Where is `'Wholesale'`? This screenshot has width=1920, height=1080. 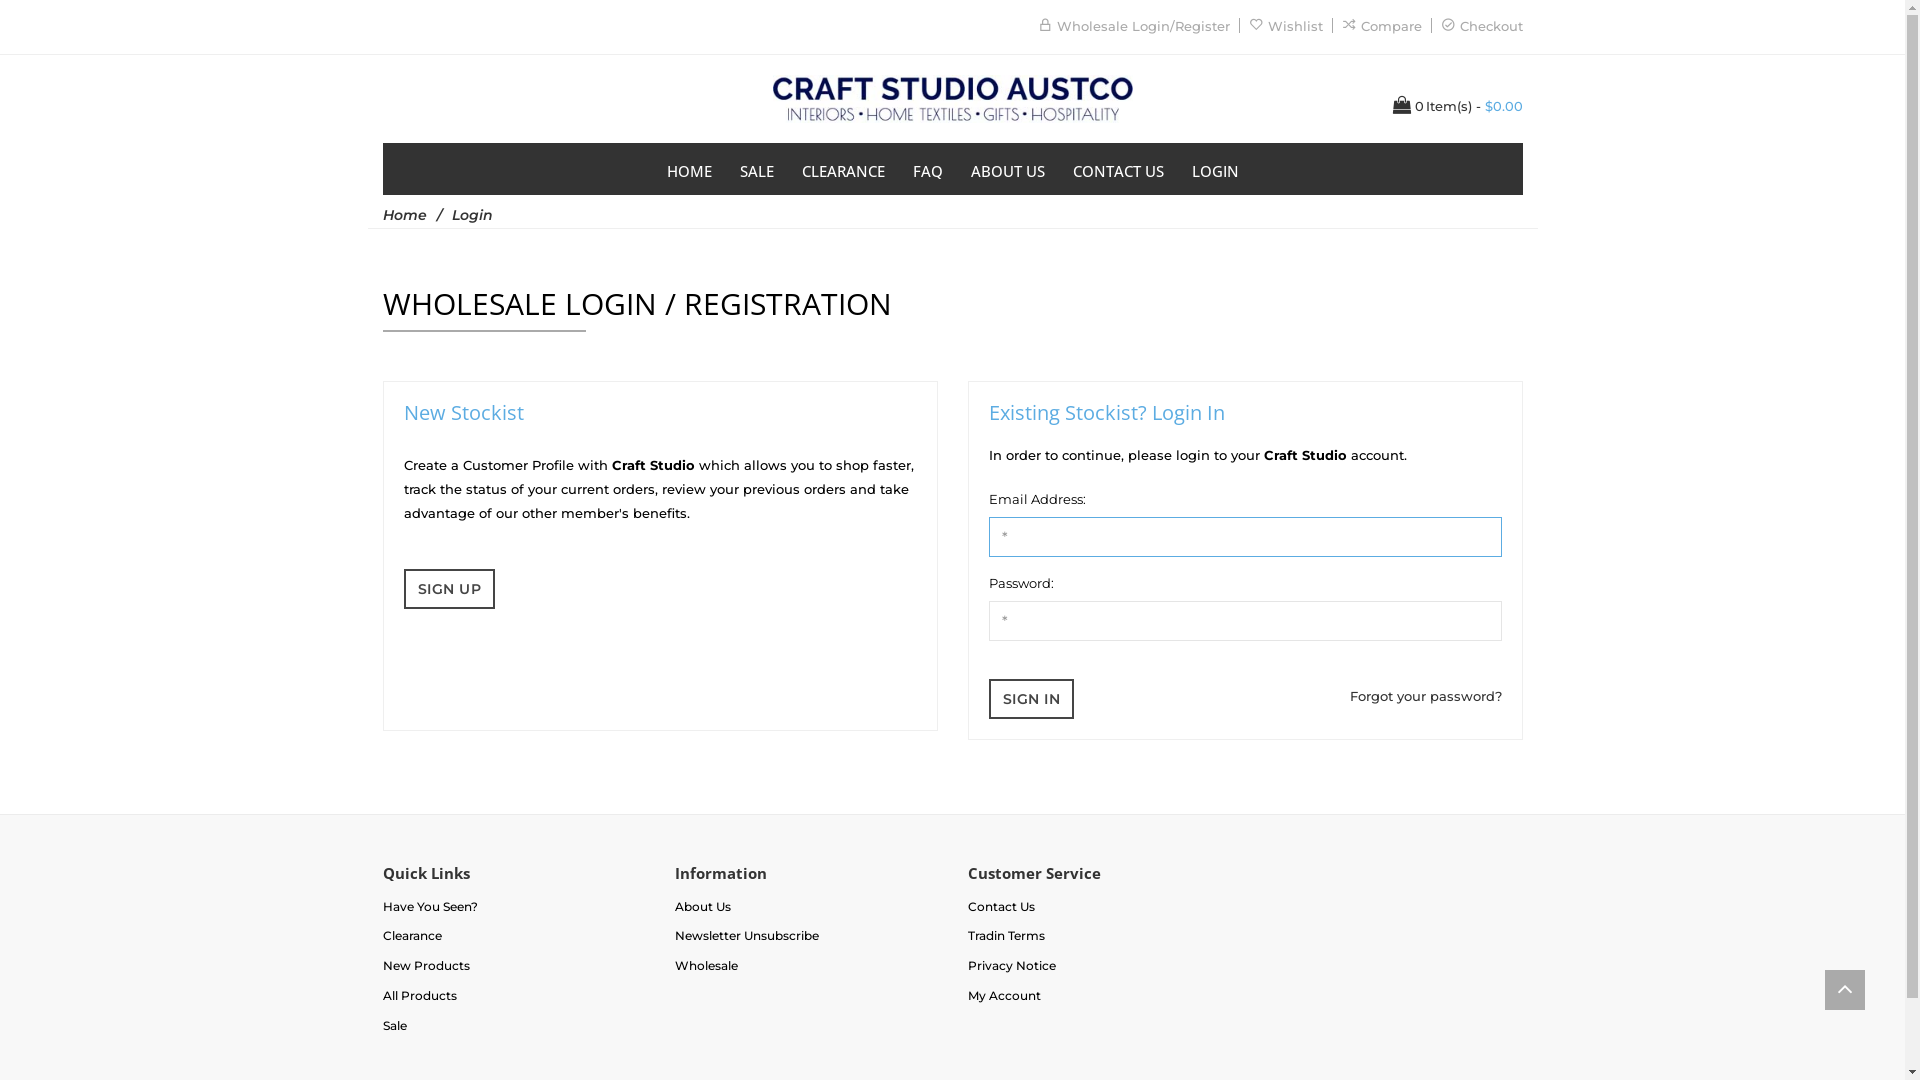 'Wholesale' is located at coordinates (706, 964).